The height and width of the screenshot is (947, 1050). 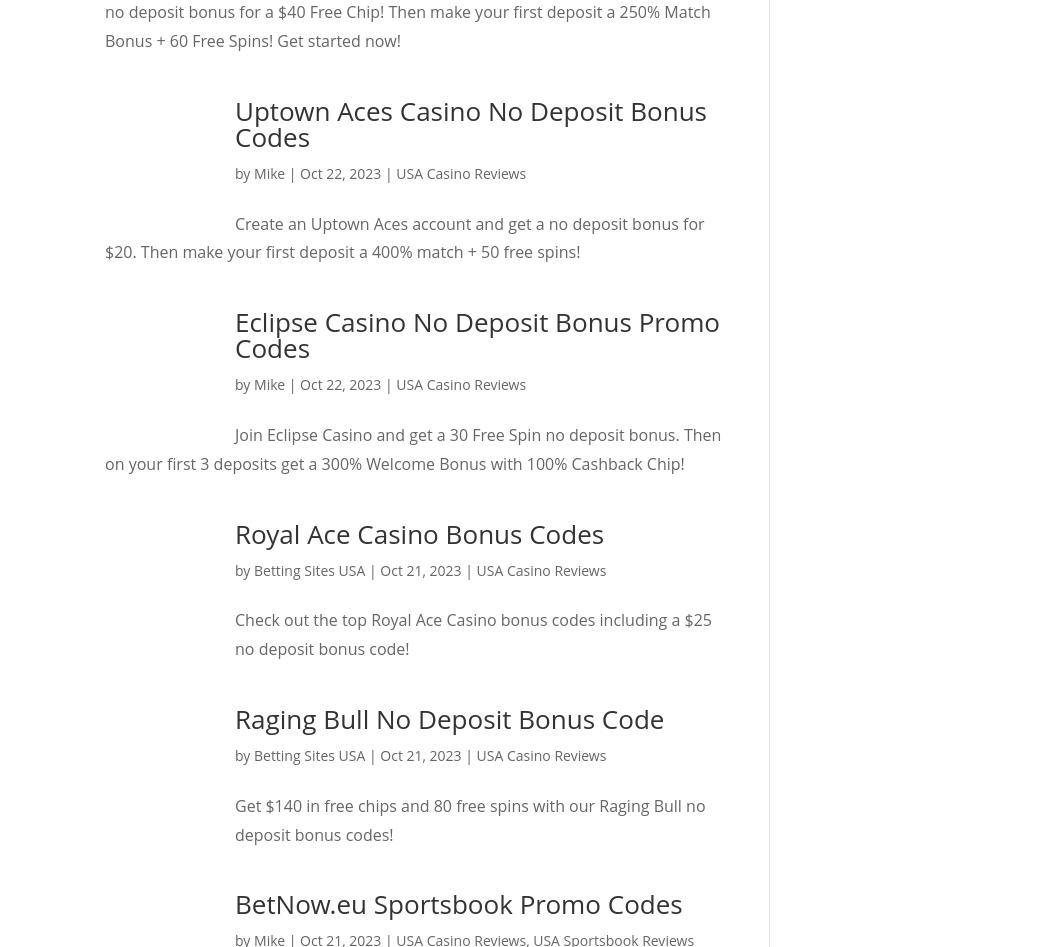 What do you see at coordinates (458, 903) in the screenshot?
I see `'BetNow.eu Sportsbook Promo Codes'` at bounding box center [458, 903].